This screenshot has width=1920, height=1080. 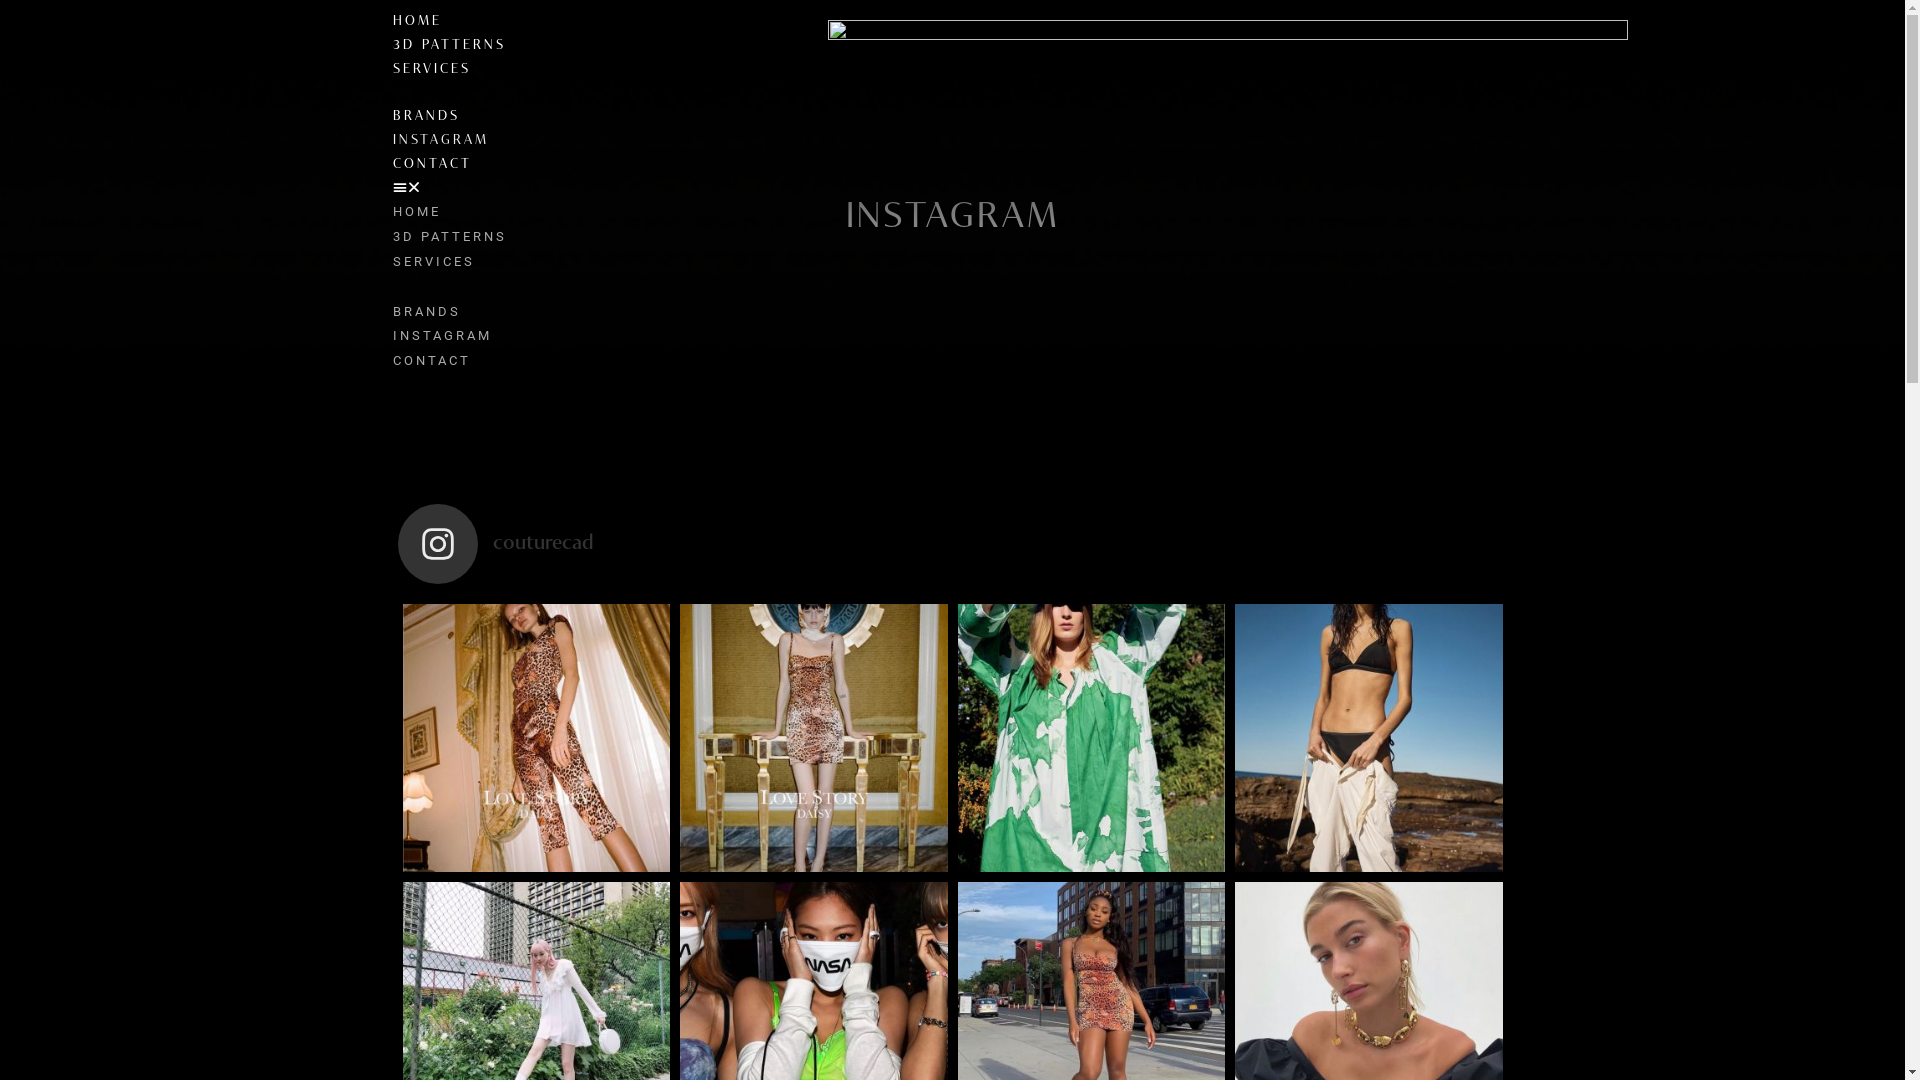 I want to click on 'SERVICES', so click(x=431, y=260).